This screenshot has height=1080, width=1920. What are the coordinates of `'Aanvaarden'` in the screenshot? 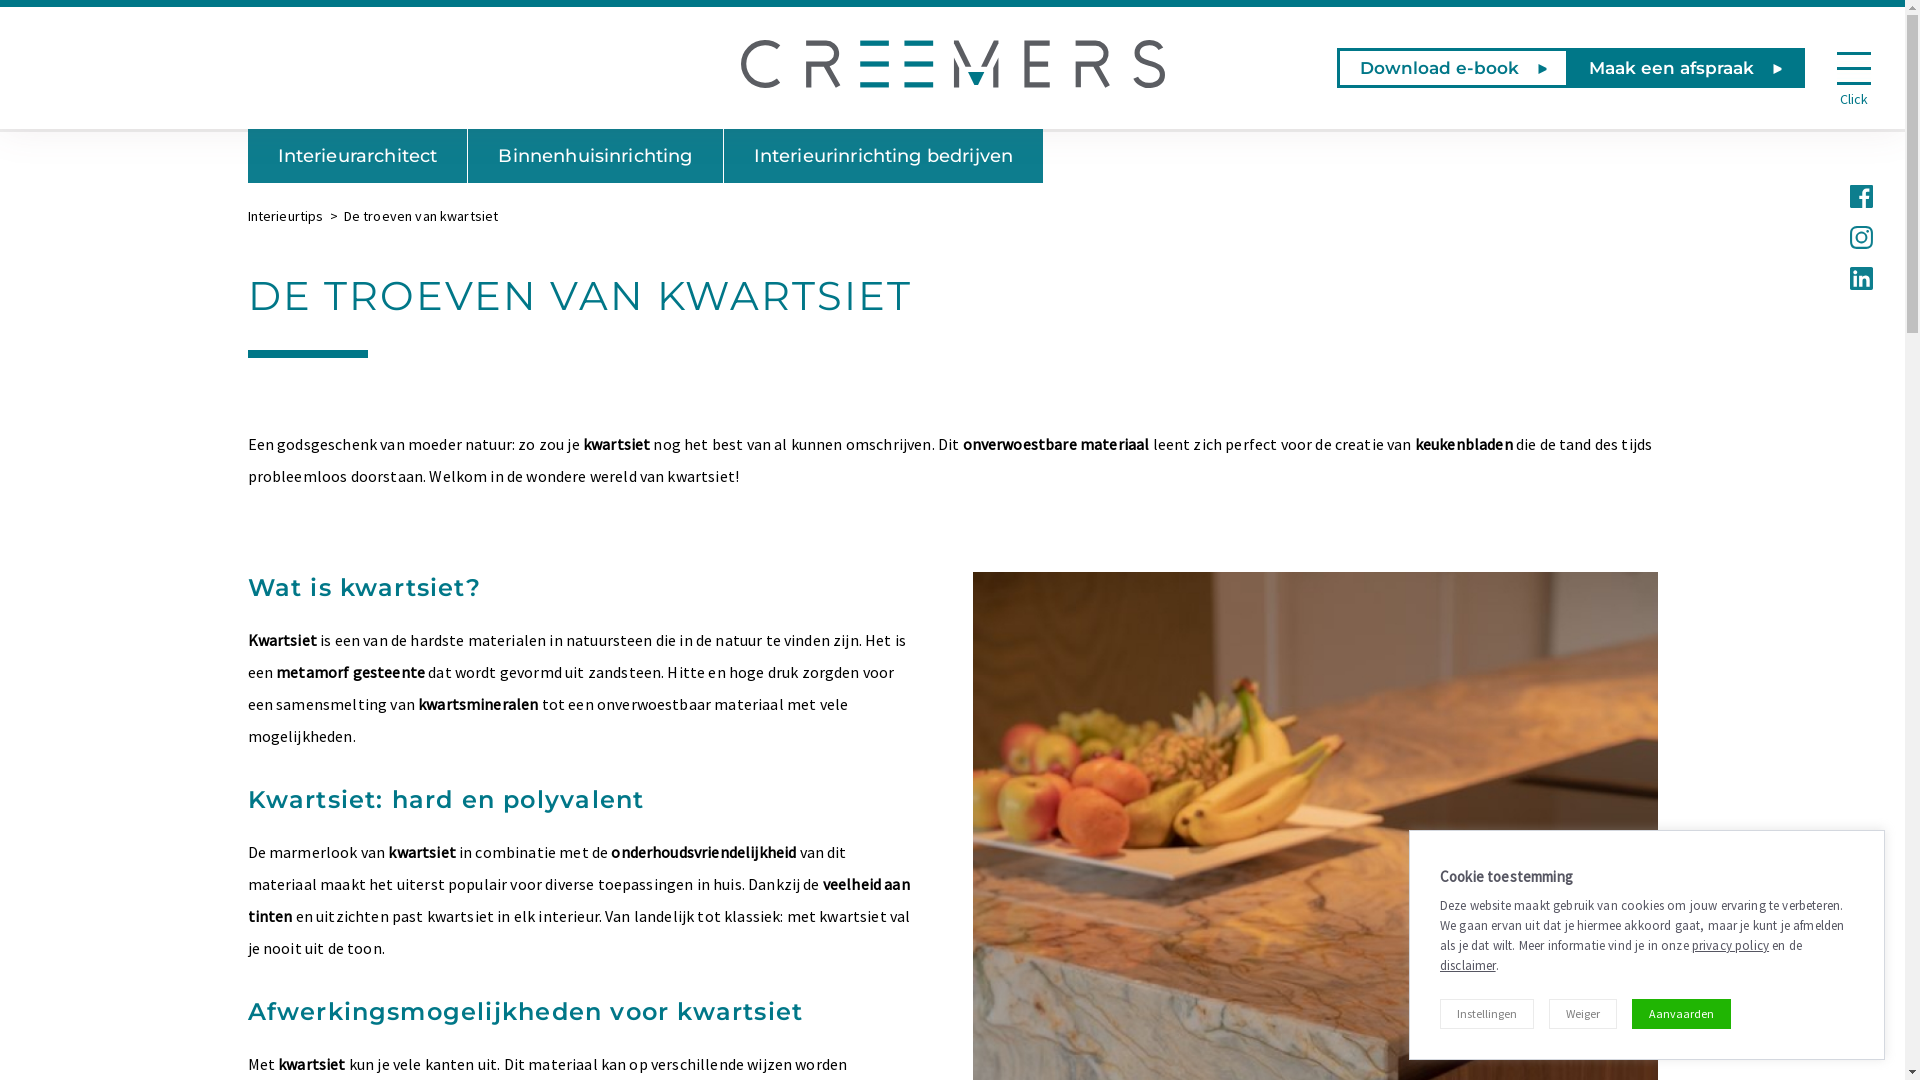 It's located at (1680, 1014).